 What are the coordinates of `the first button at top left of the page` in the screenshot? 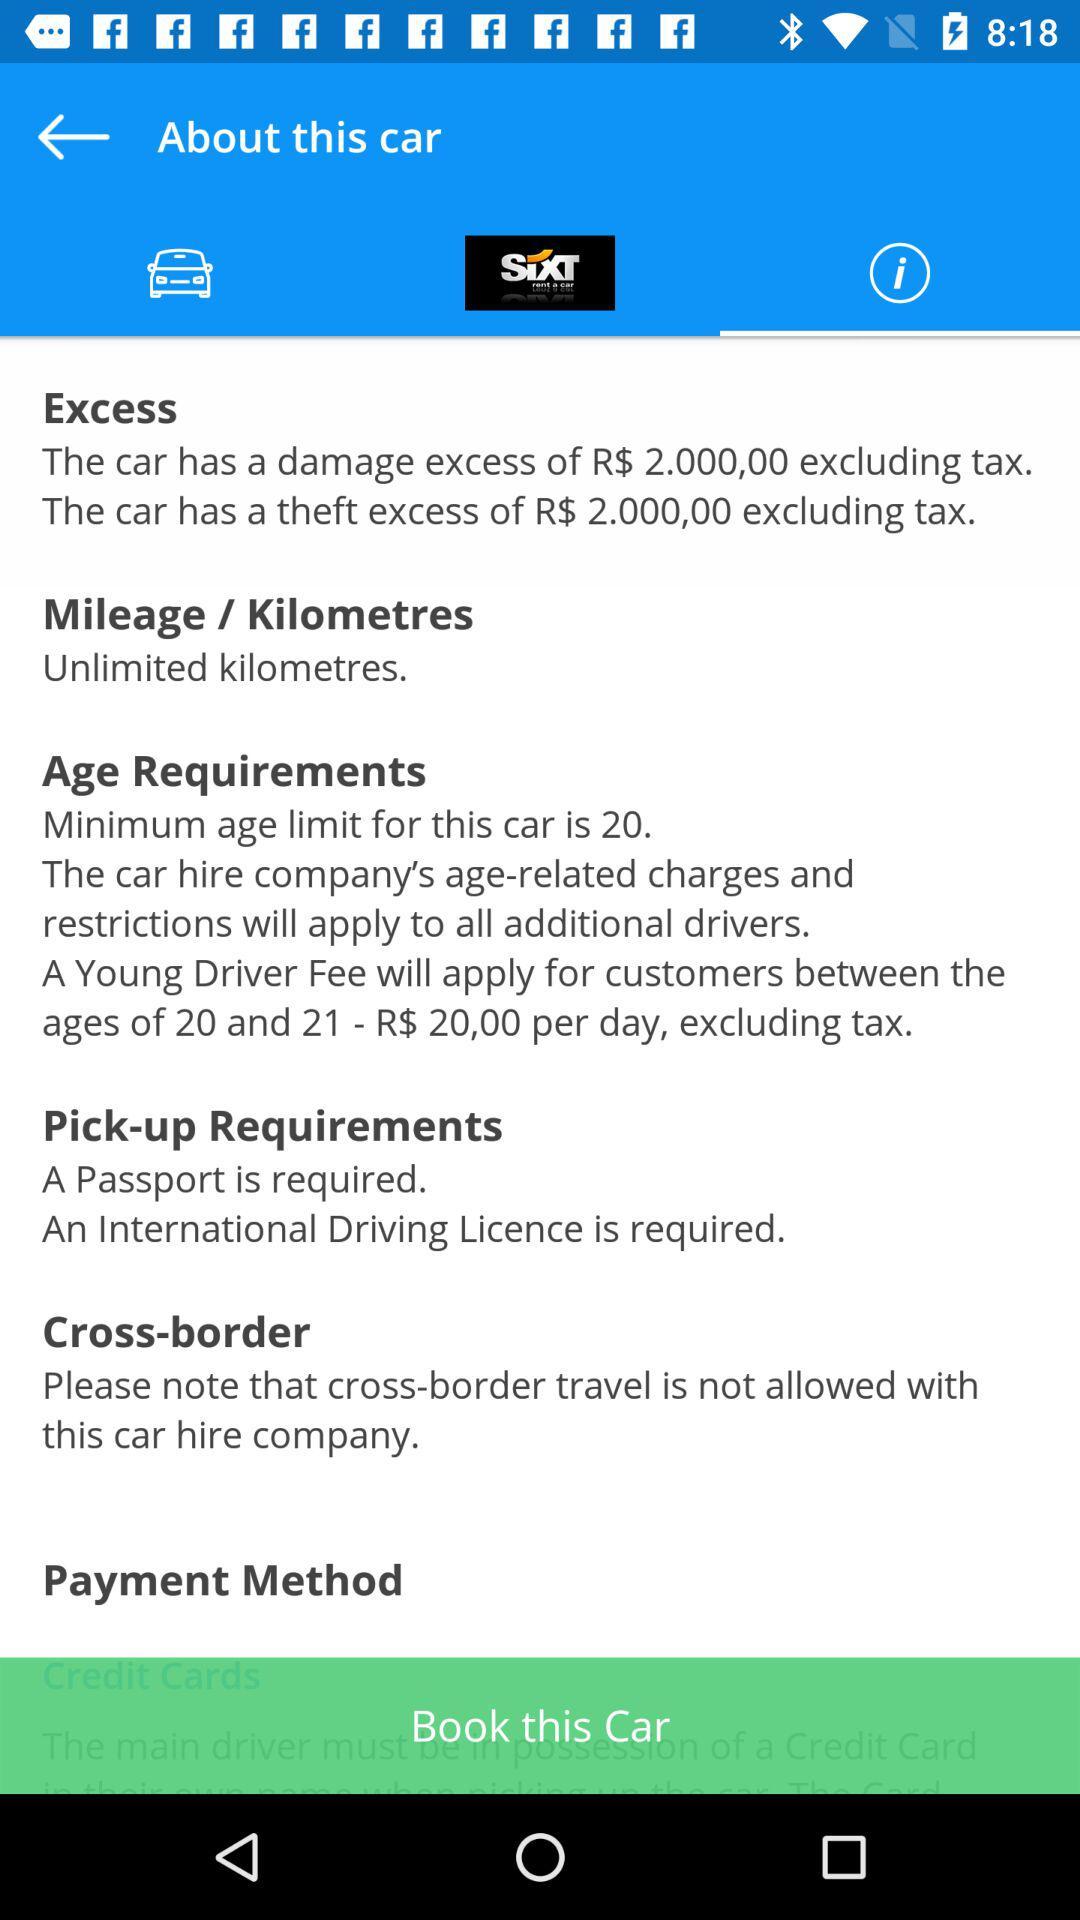 It's located at (180, 272).